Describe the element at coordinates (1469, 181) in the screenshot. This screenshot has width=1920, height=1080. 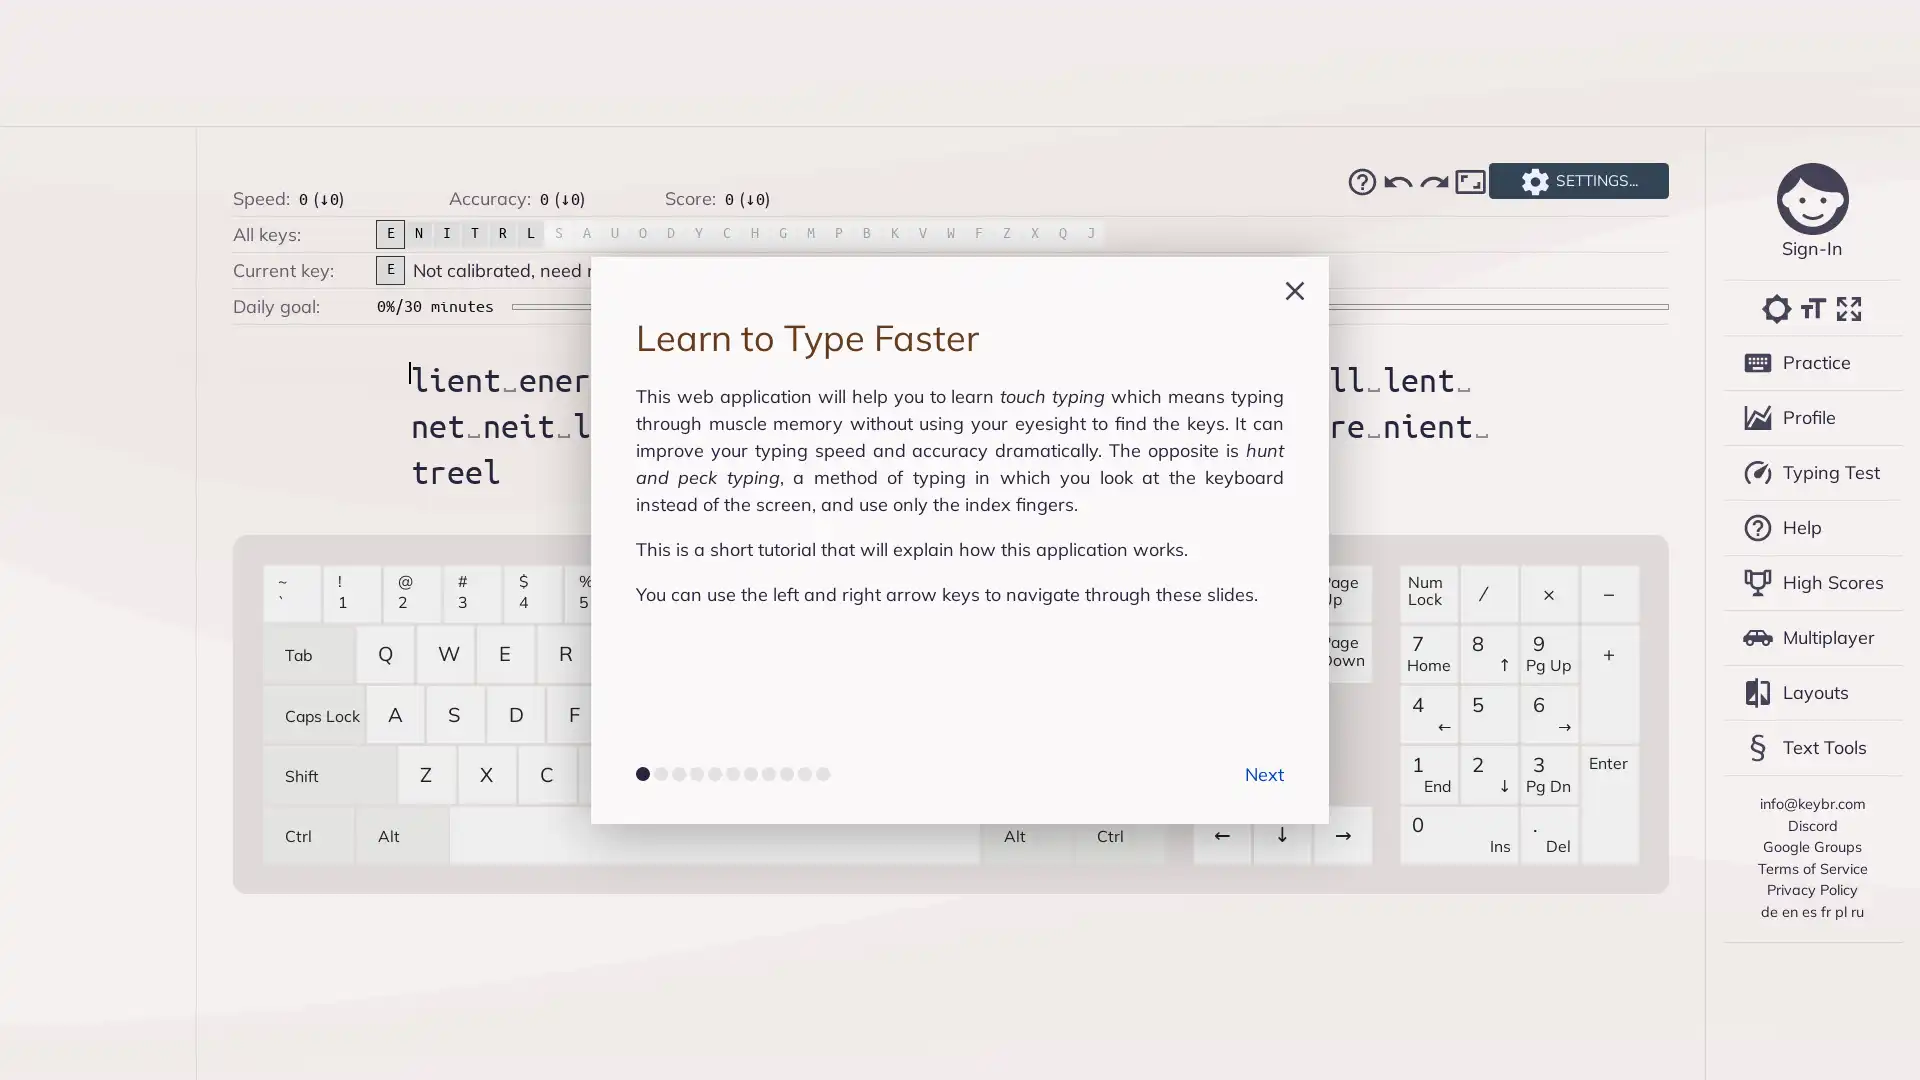
I see `Switch the current interface layout.` at that location.